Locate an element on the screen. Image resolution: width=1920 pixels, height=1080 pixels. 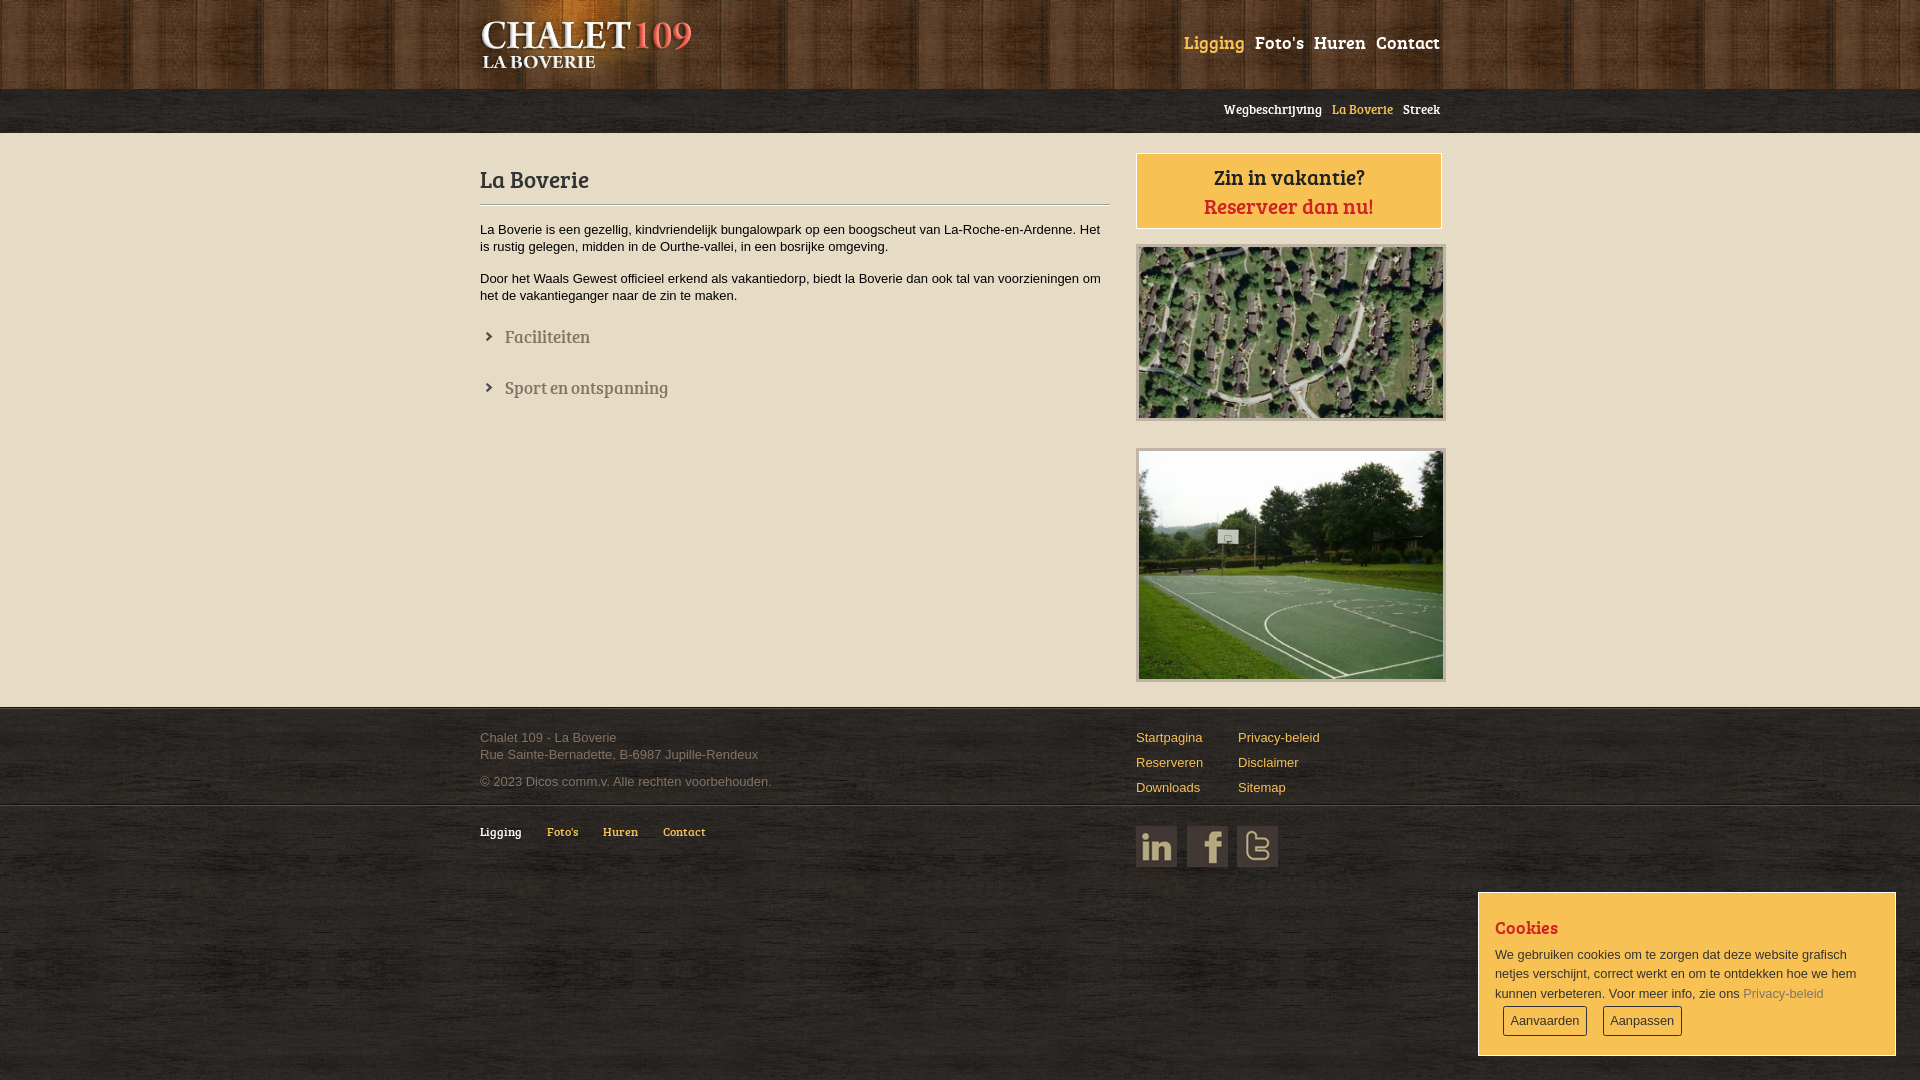
'Zin in vakantie? is located at coordinates (1287, 191).